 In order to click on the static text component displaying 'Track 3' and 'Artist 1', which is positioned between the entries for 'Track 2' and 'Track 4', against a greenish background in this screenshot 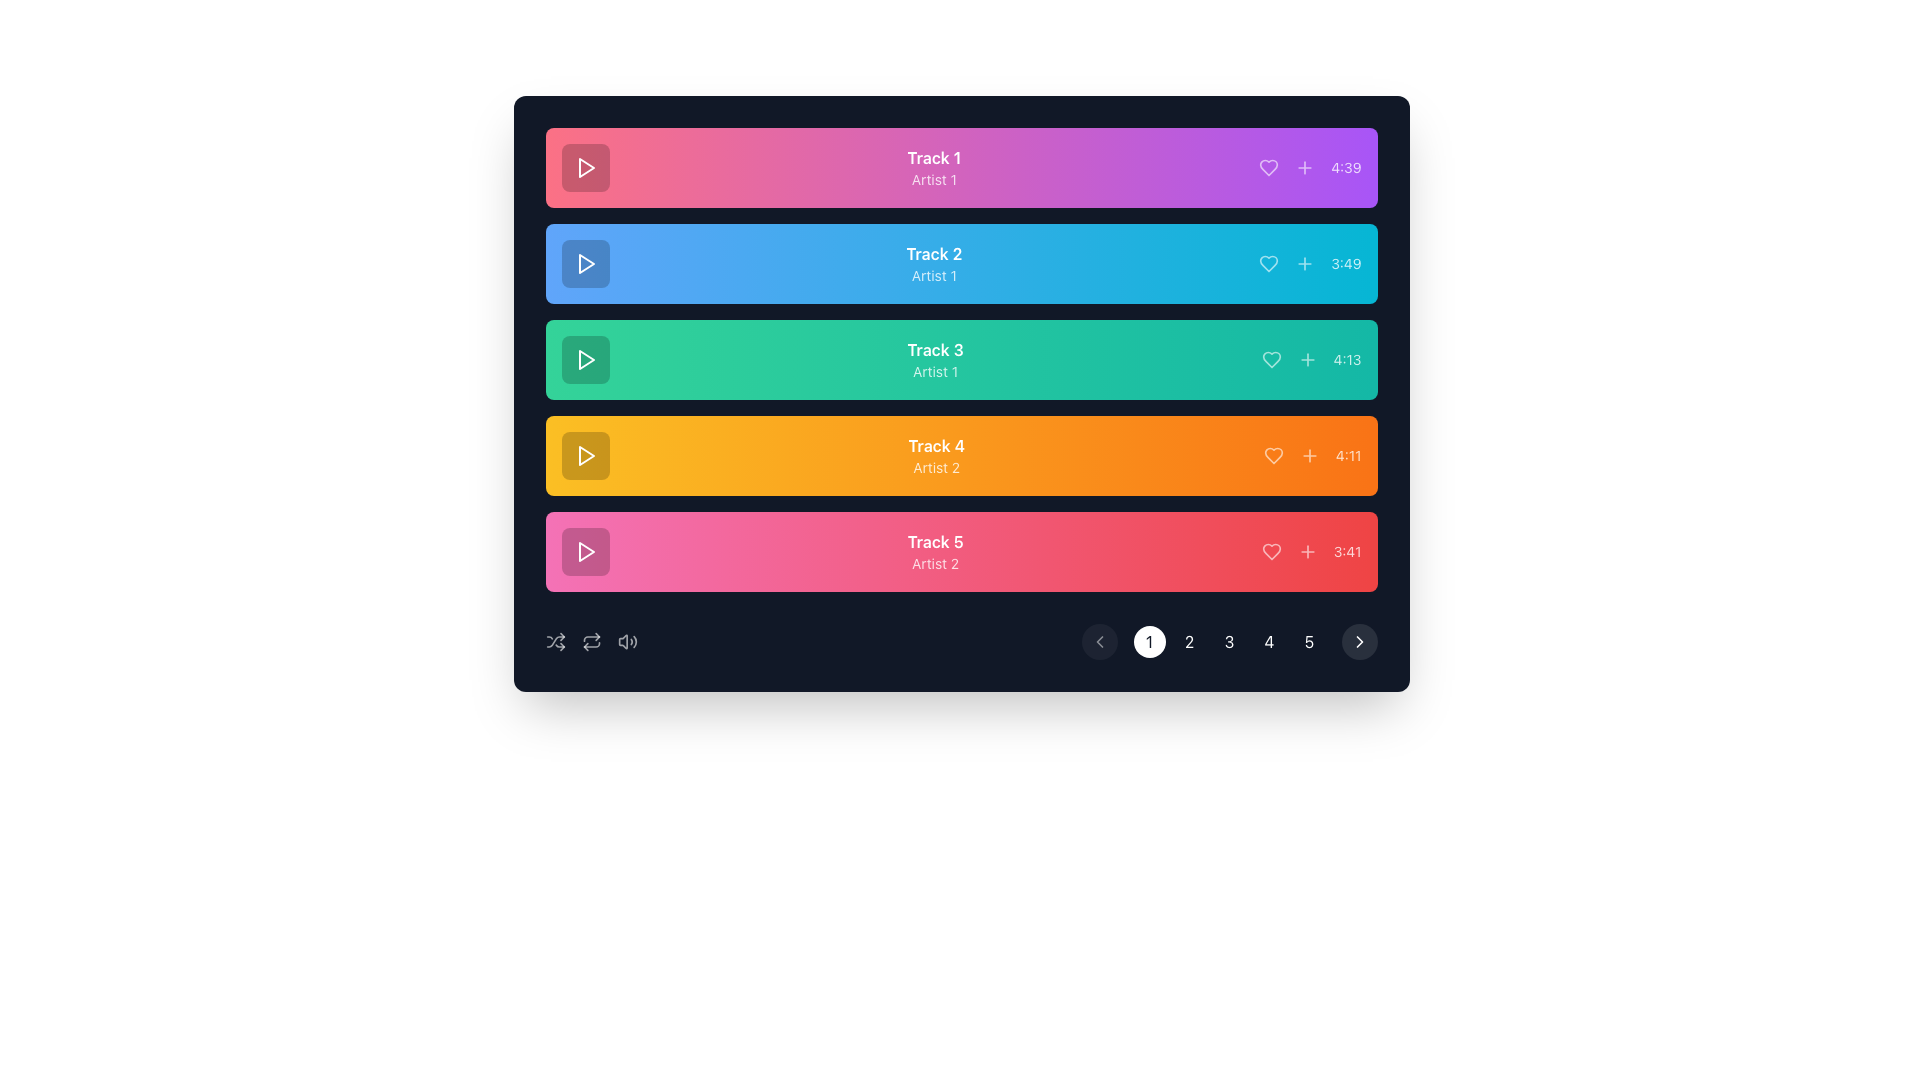, I will do `click(934, 358)`.